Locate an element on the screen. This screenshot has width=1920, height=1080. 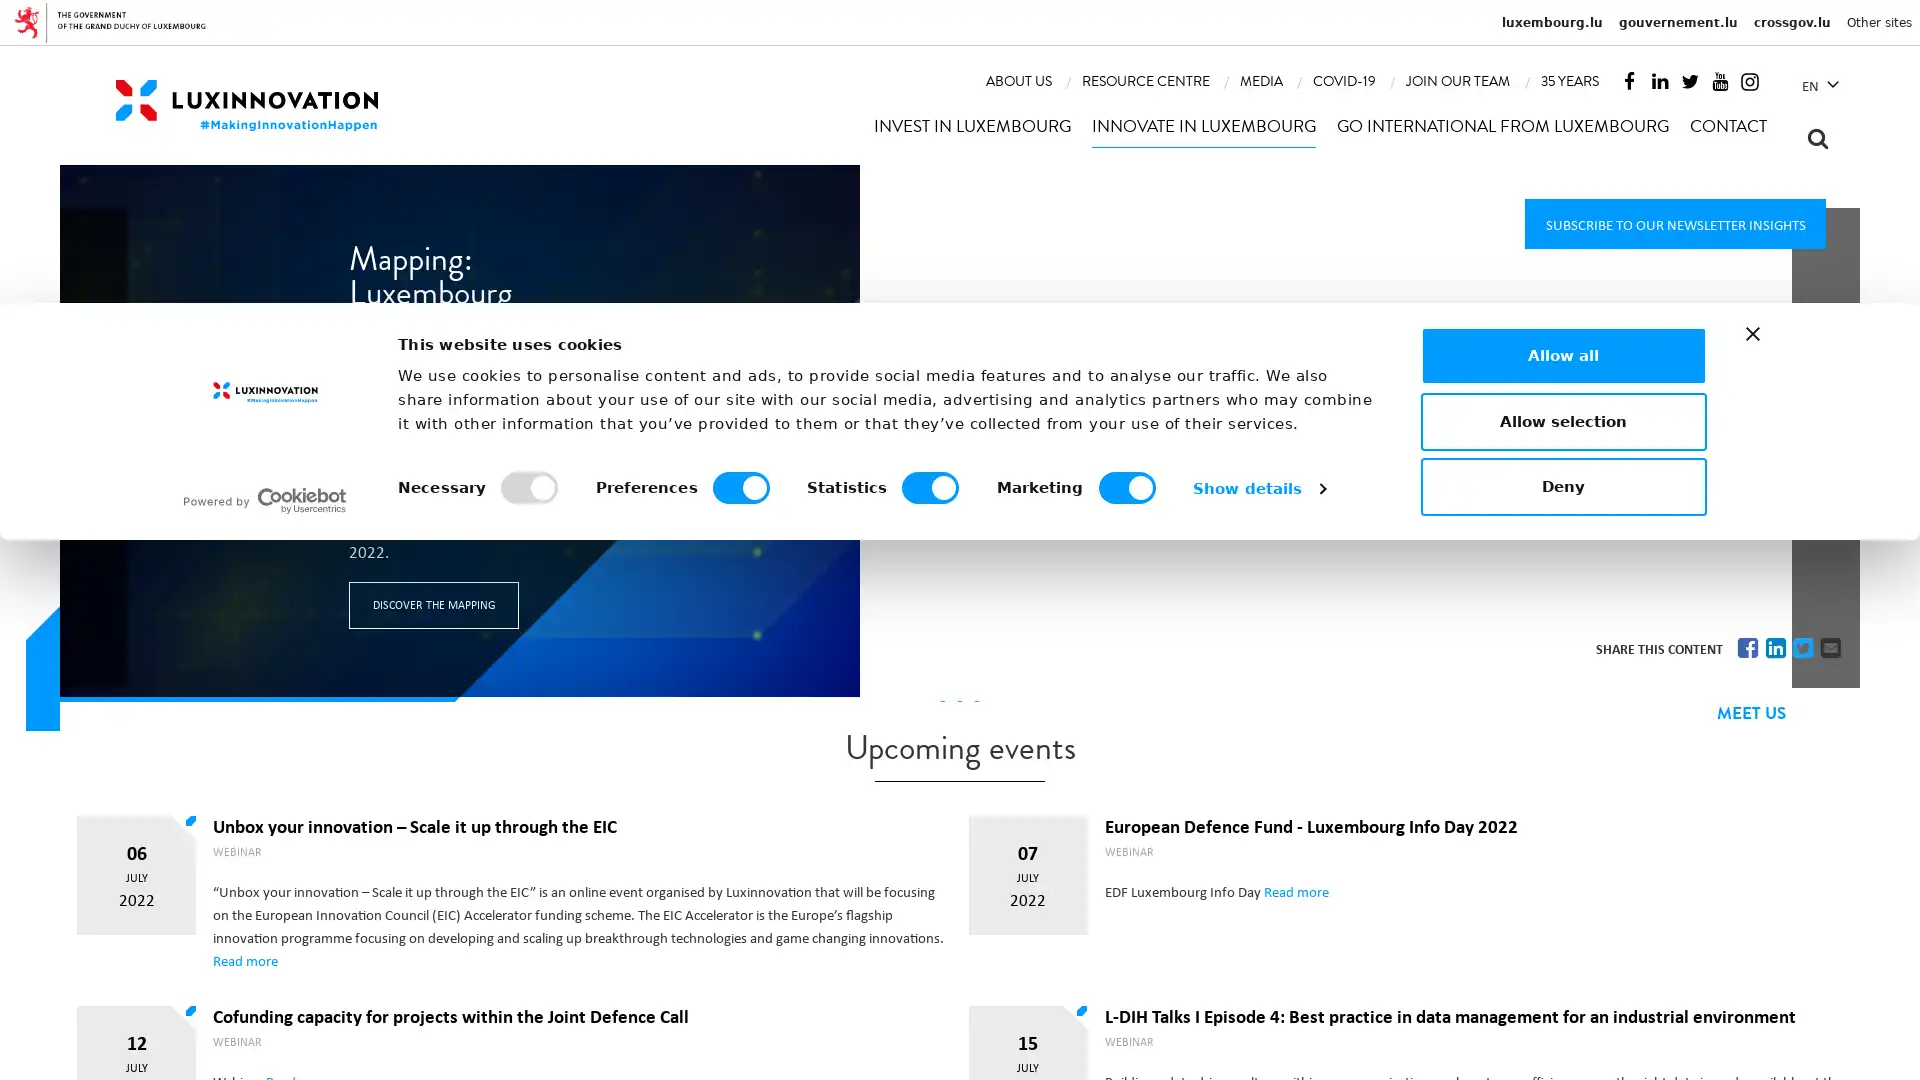
Allow selection is located at coordinates (1562, 959).